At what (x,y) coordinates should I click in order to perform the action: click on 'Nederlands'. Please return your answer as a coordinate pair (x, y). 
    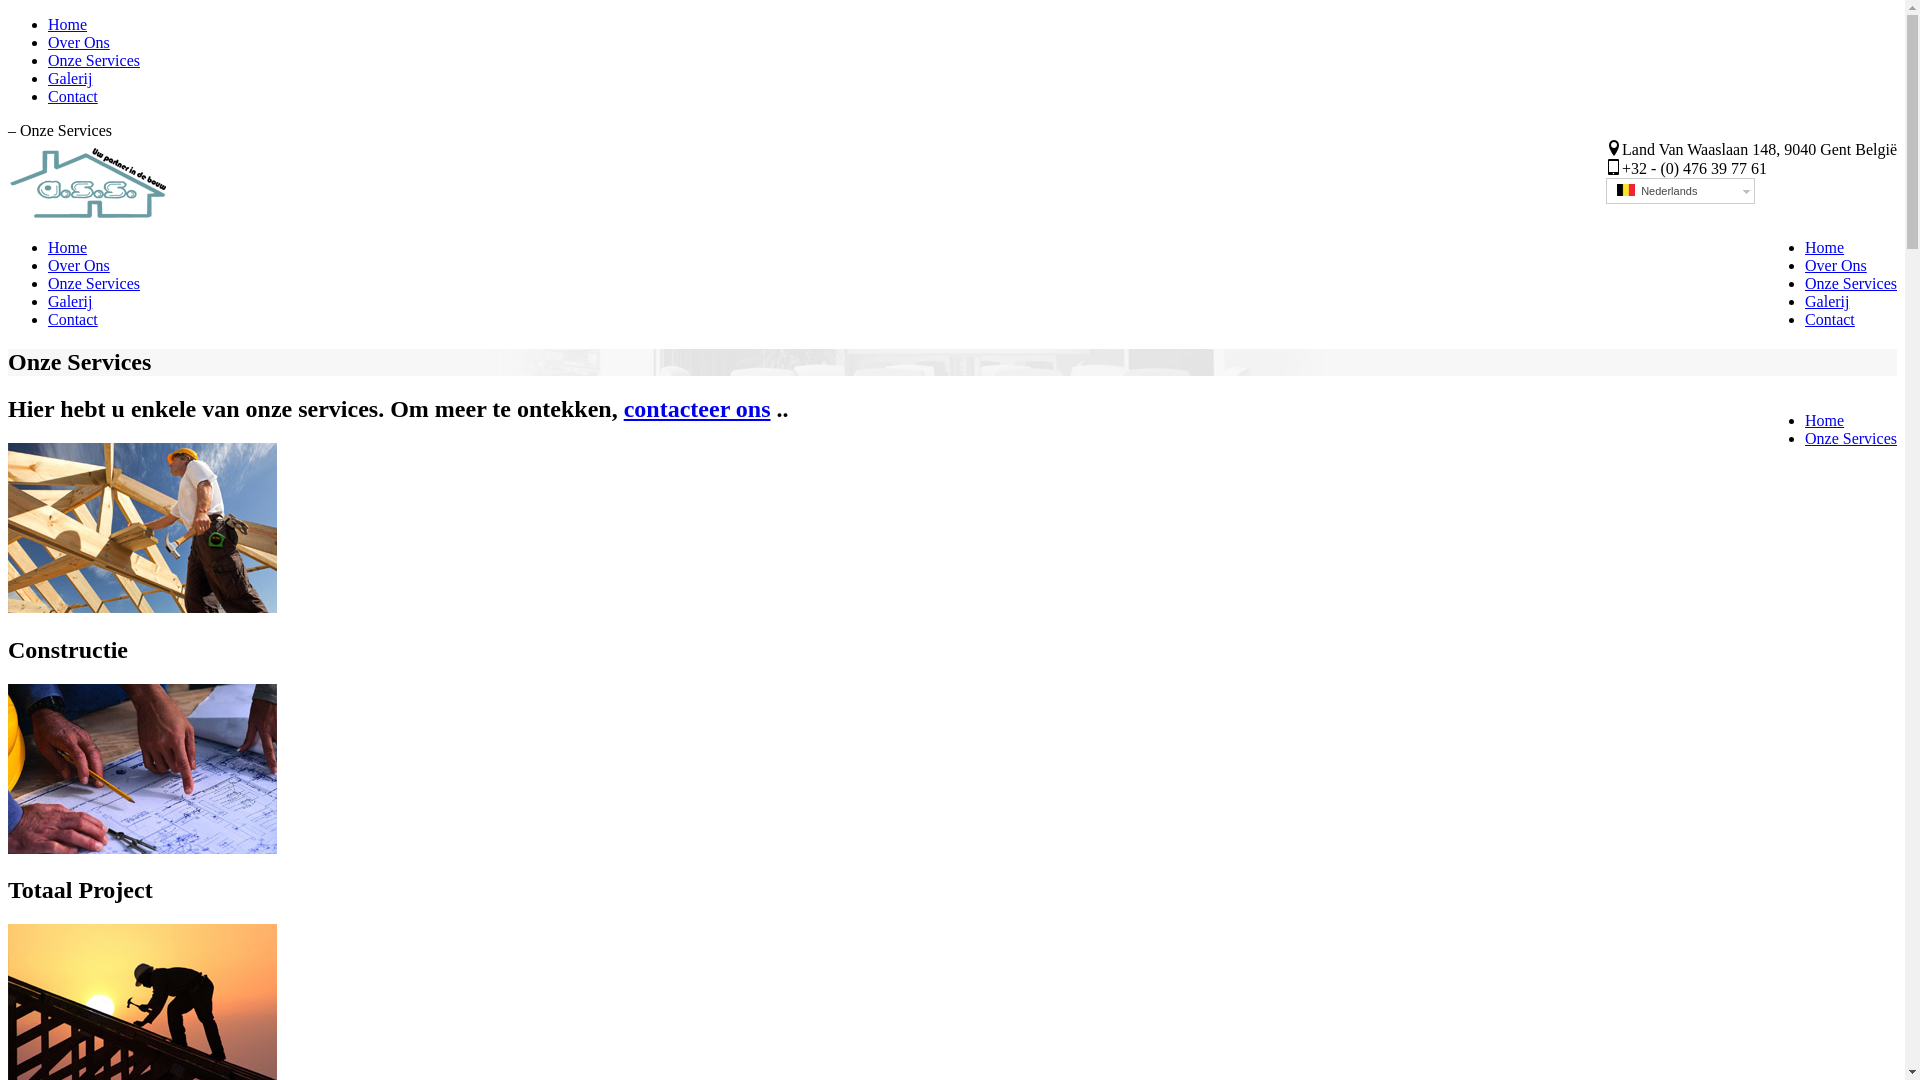
    Looking at the image, I should click on (1626, 189).